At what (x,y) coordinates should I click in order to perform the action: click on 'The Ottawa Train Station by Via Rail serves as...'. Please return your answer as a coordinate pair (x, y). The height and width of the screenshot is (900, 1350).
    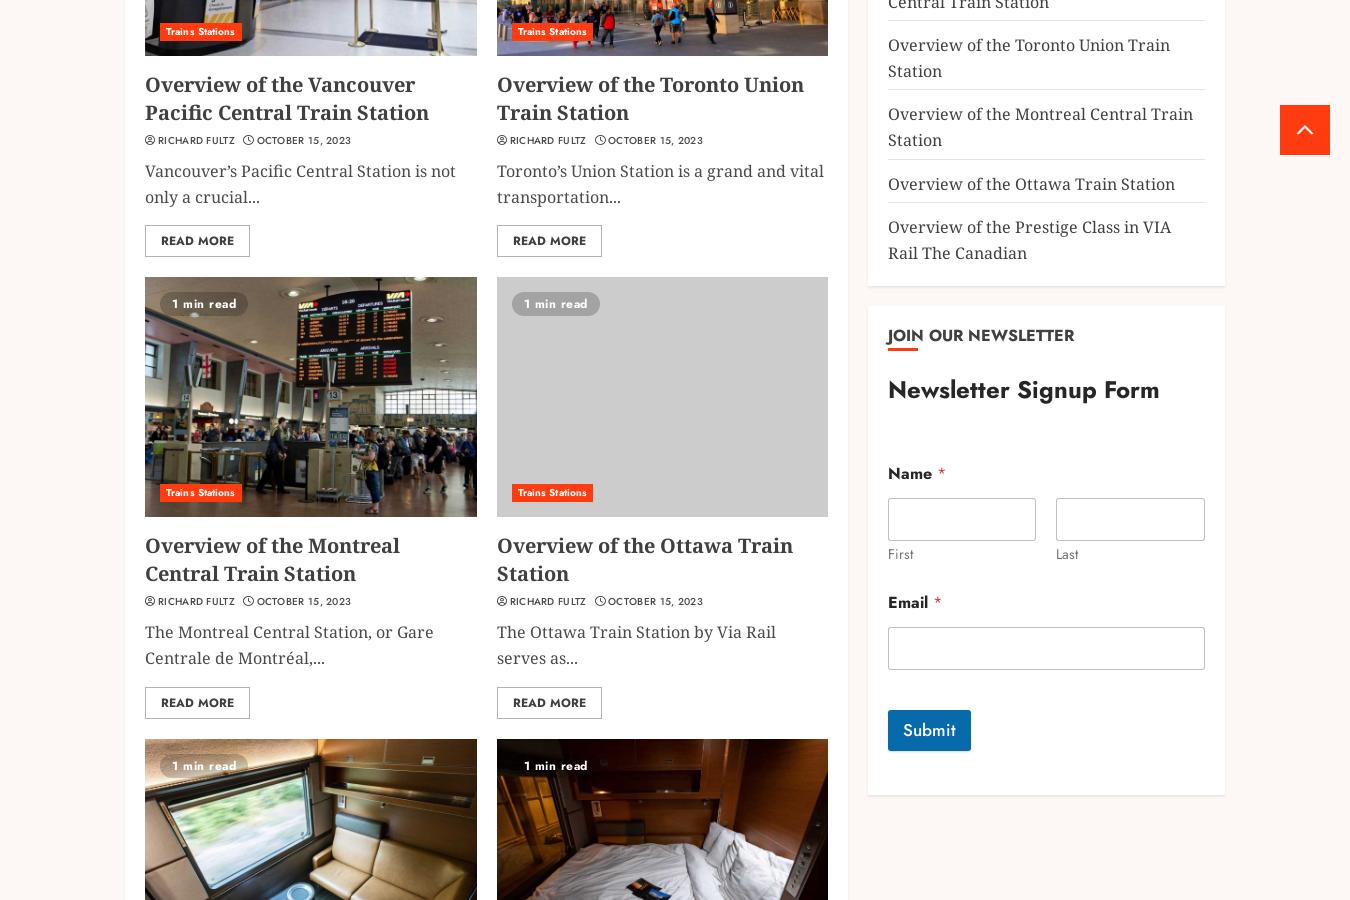
    Looking at the image, I should click on (635, 644).